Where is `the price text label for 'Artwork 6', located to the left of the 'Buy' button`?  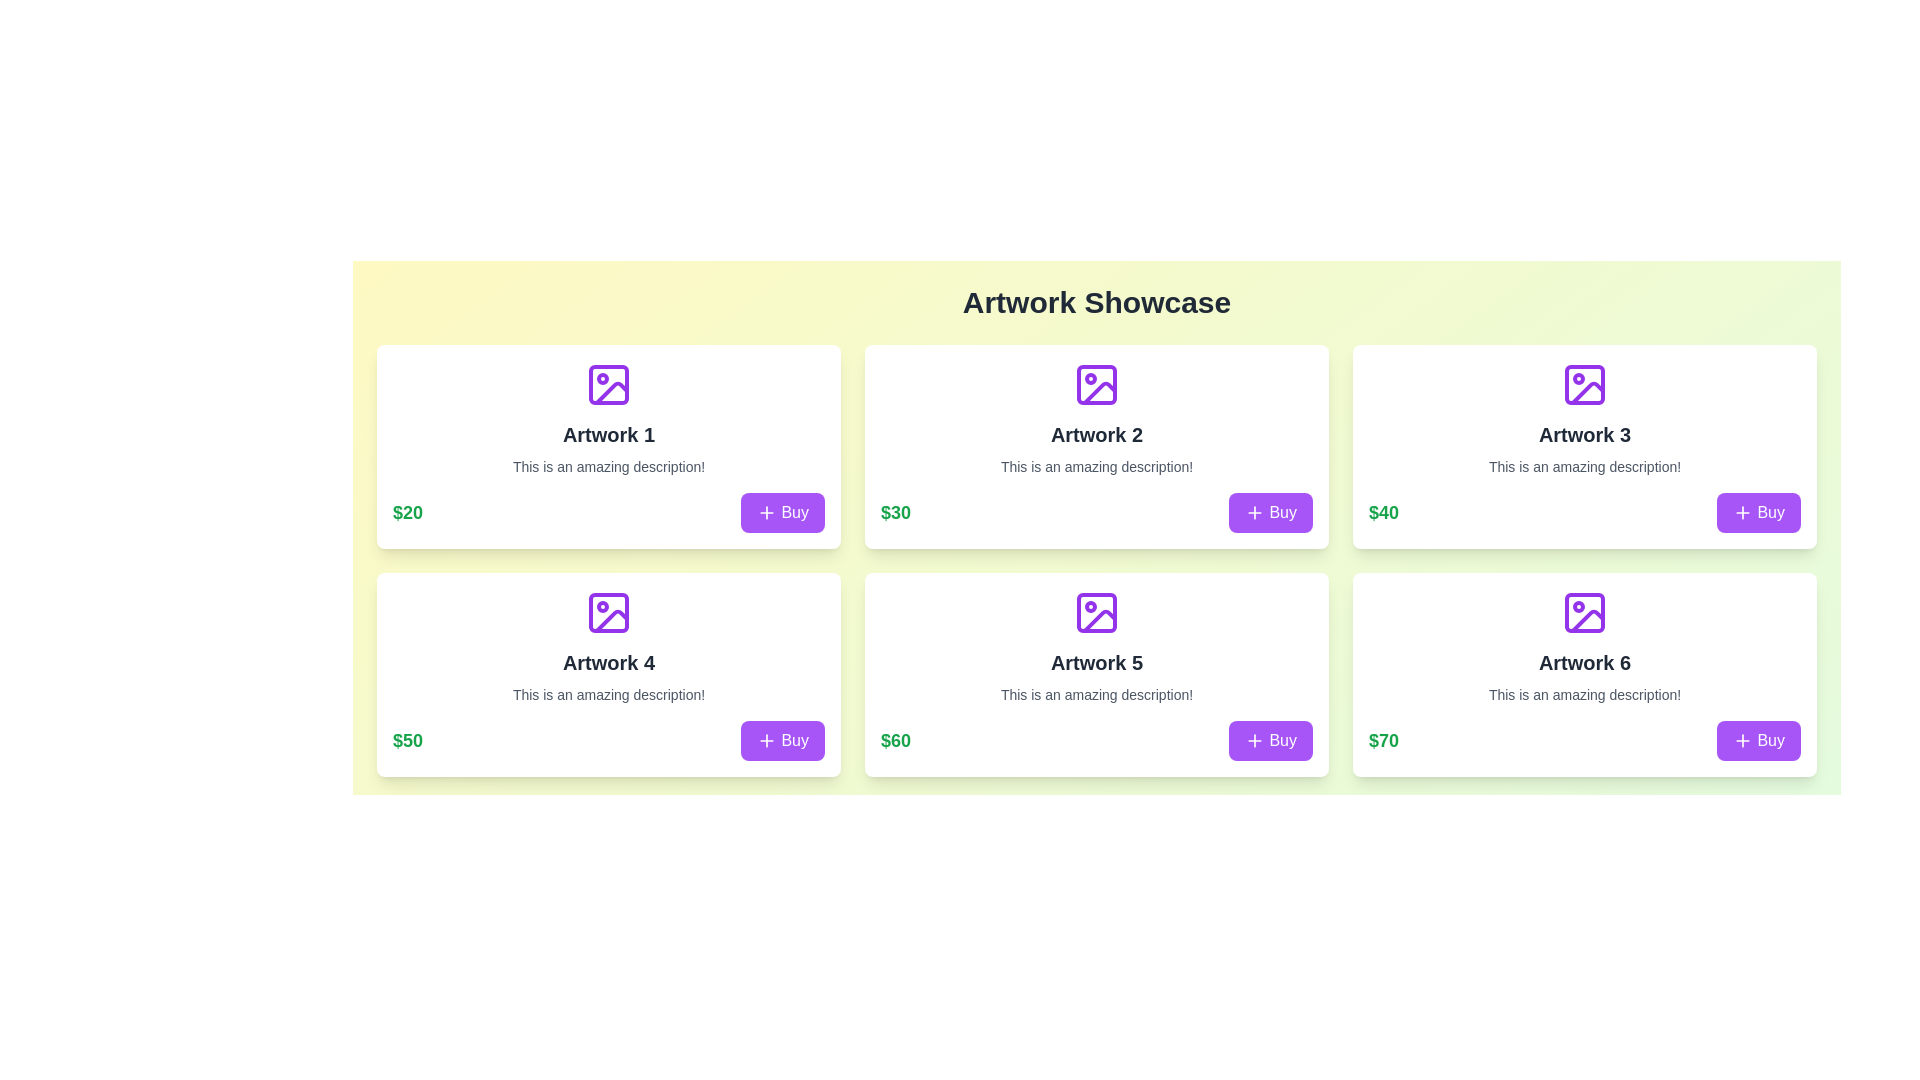
the price text label for 'Artwork 6', located to the left of the 'Buy' button is located at coordinates (1382, 740).